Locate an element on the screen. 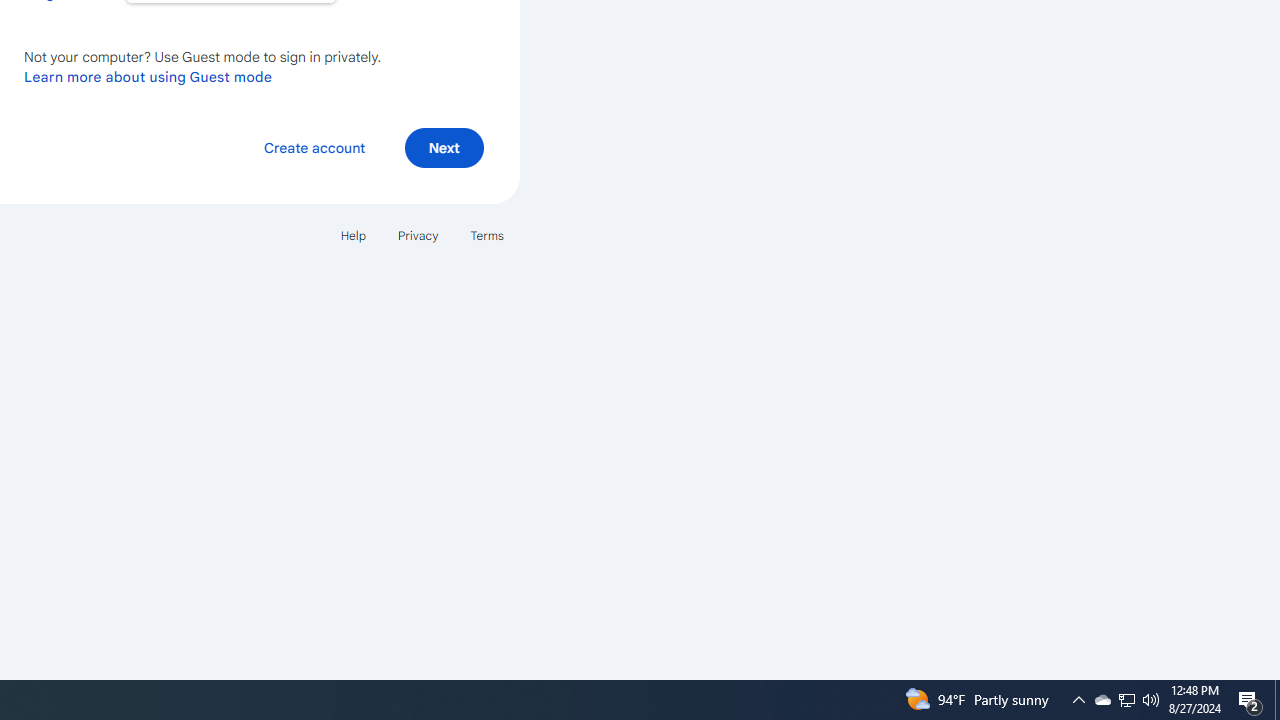  'Terms' is located at coordinates (487, 234).